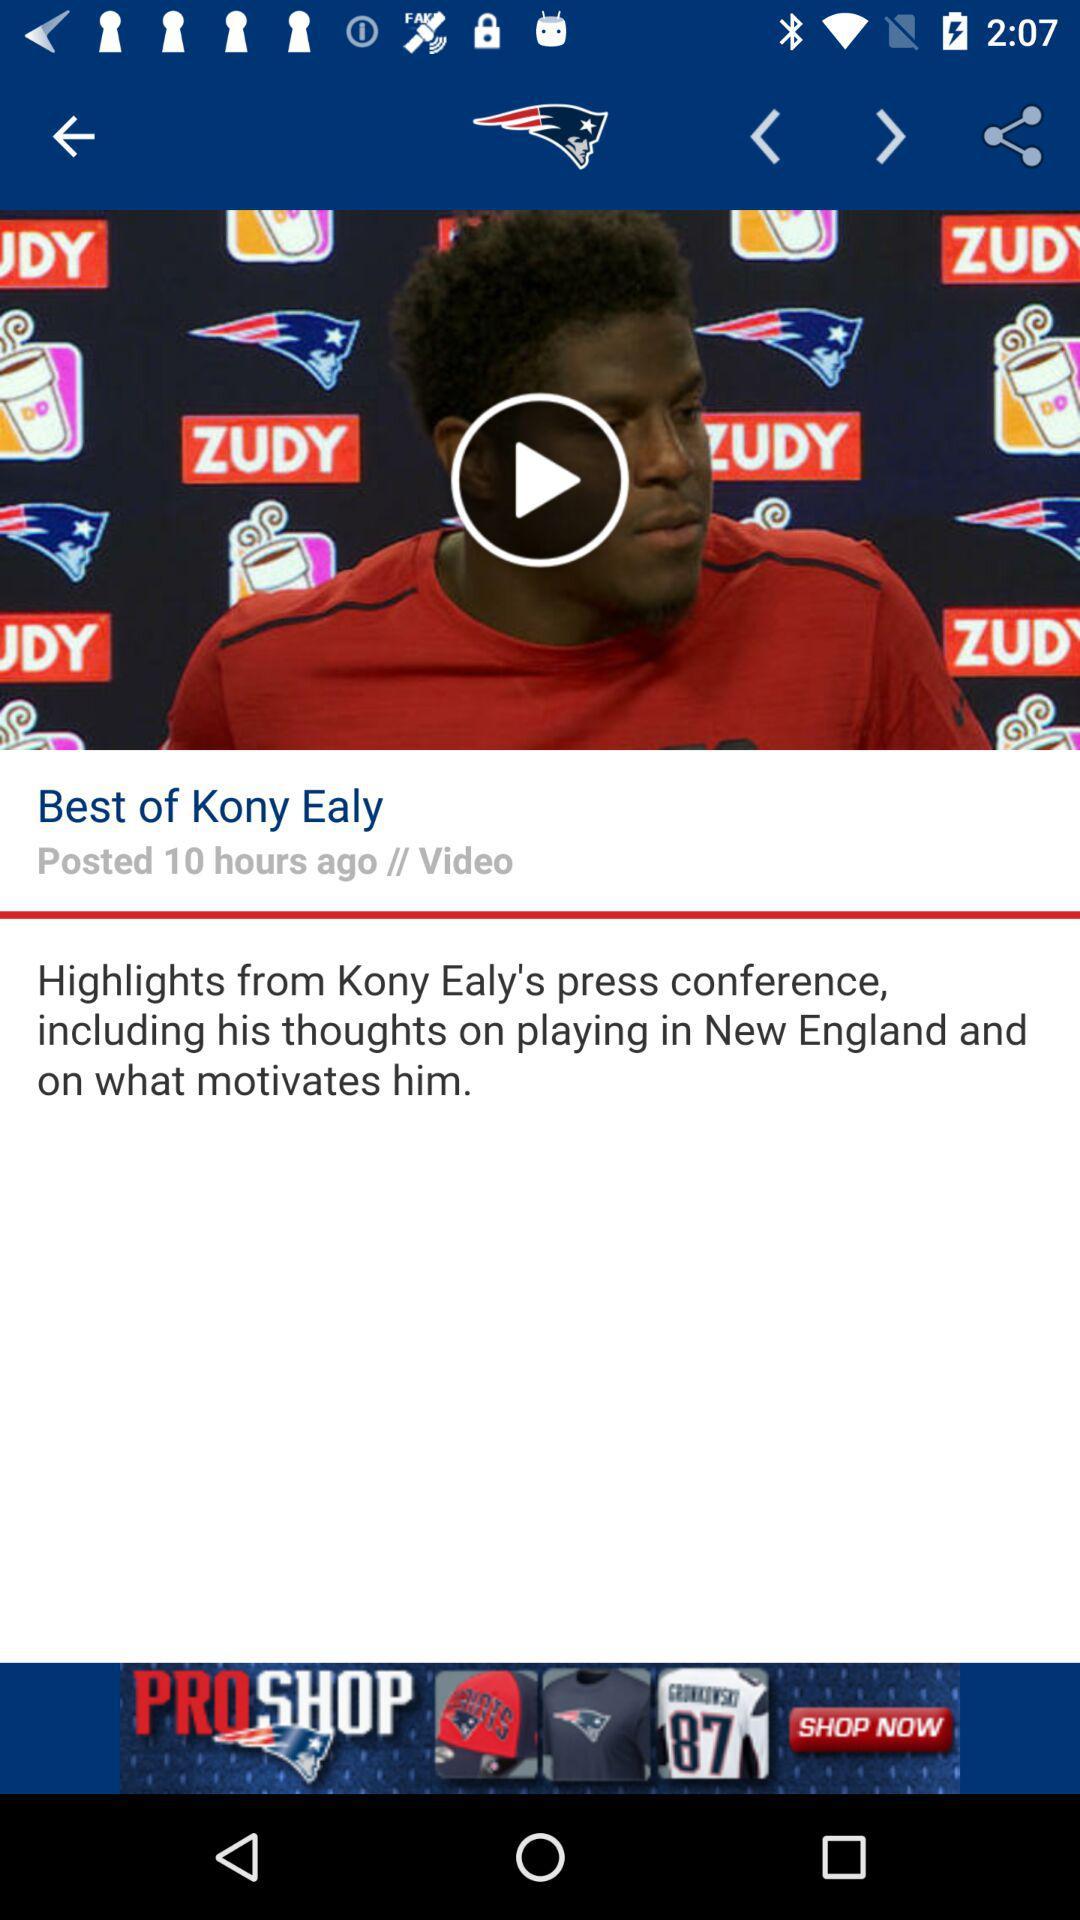 The image size is (1080, 1920). Describe the element at coordinates (540, 480) in the screenshot. I see `autoplay option` at that location.